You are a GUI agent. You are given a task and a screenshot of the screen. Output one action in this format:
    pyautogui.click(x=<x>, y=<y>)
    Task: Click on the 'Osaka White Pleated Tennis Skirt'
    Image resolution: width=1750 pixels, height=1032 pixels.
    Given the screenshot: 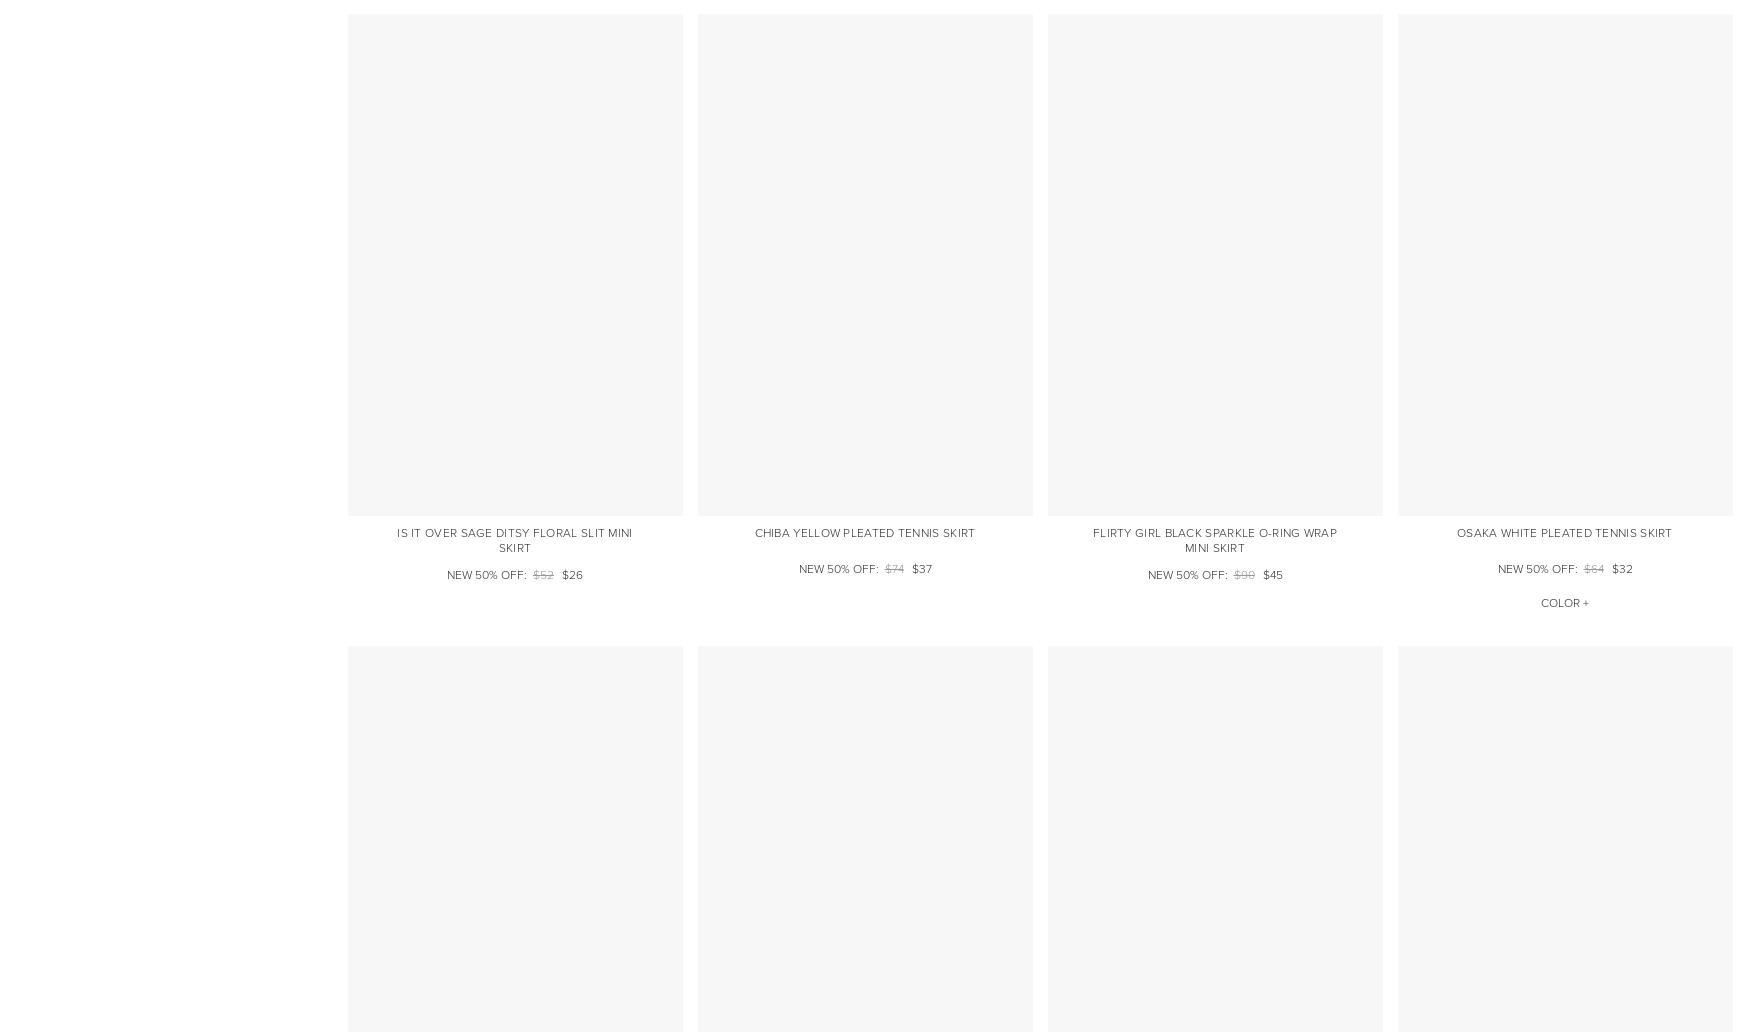 What is the action you would take?
    pyautogui.click(x=1564, y=533)
    